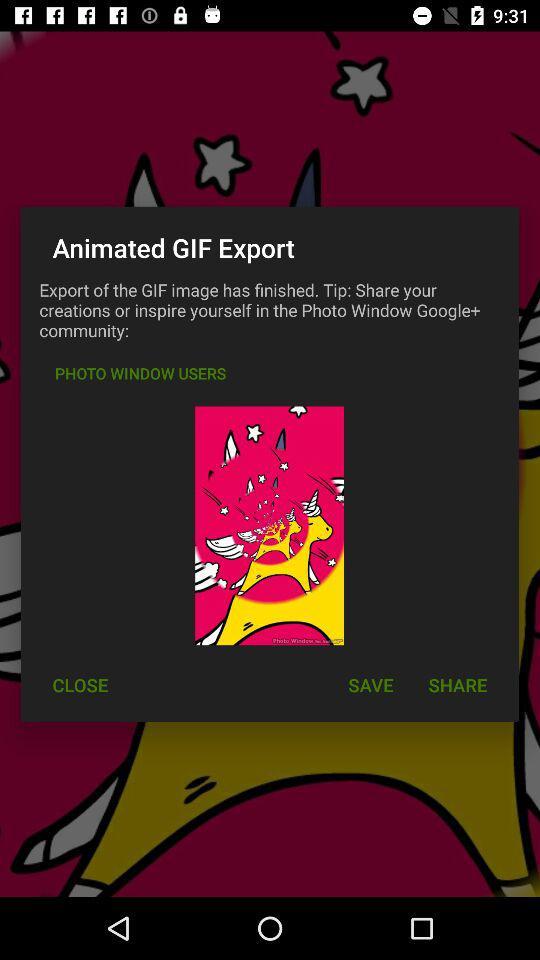 The height and width of the screenshot is (960, 540). Describe the element at coordinates (79, 685) in the screenshot. I see `close at the bottom left corner` at that location.